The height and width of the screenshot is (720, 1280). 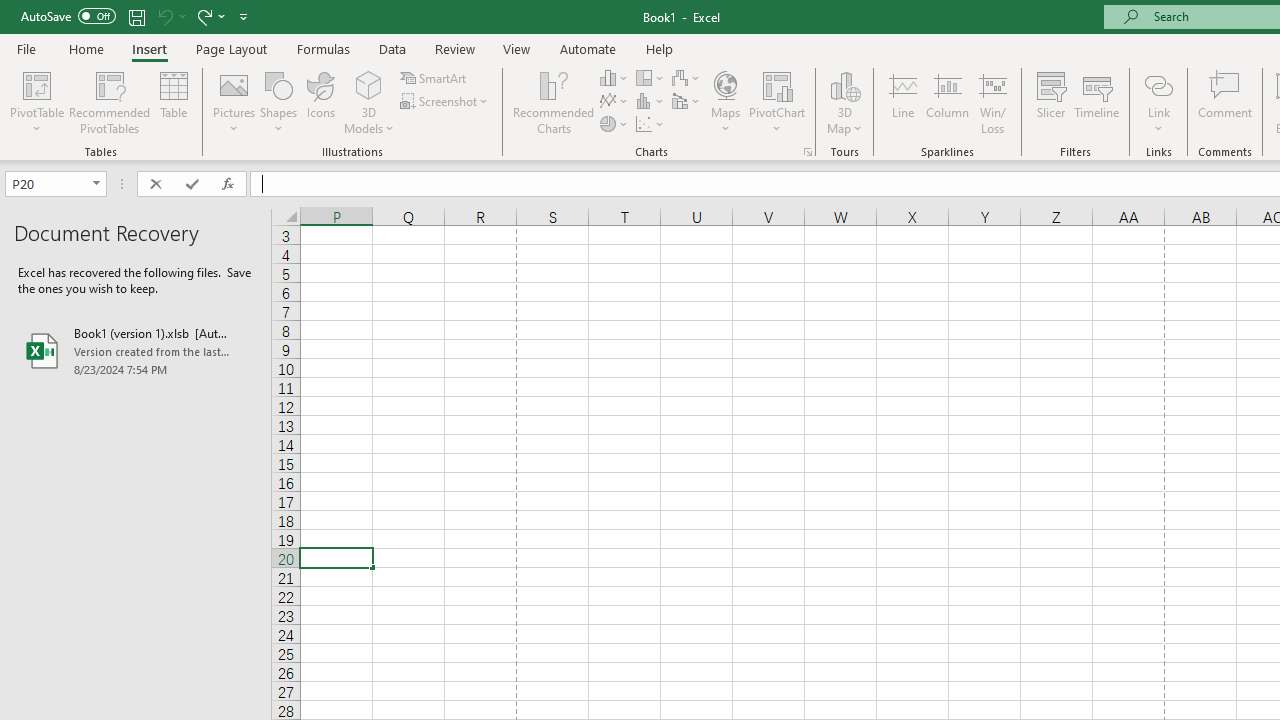 What do you see at coordinates (369, 103) in the screenshot?
I see `'3D Models'` at bounding box center [369, 103].